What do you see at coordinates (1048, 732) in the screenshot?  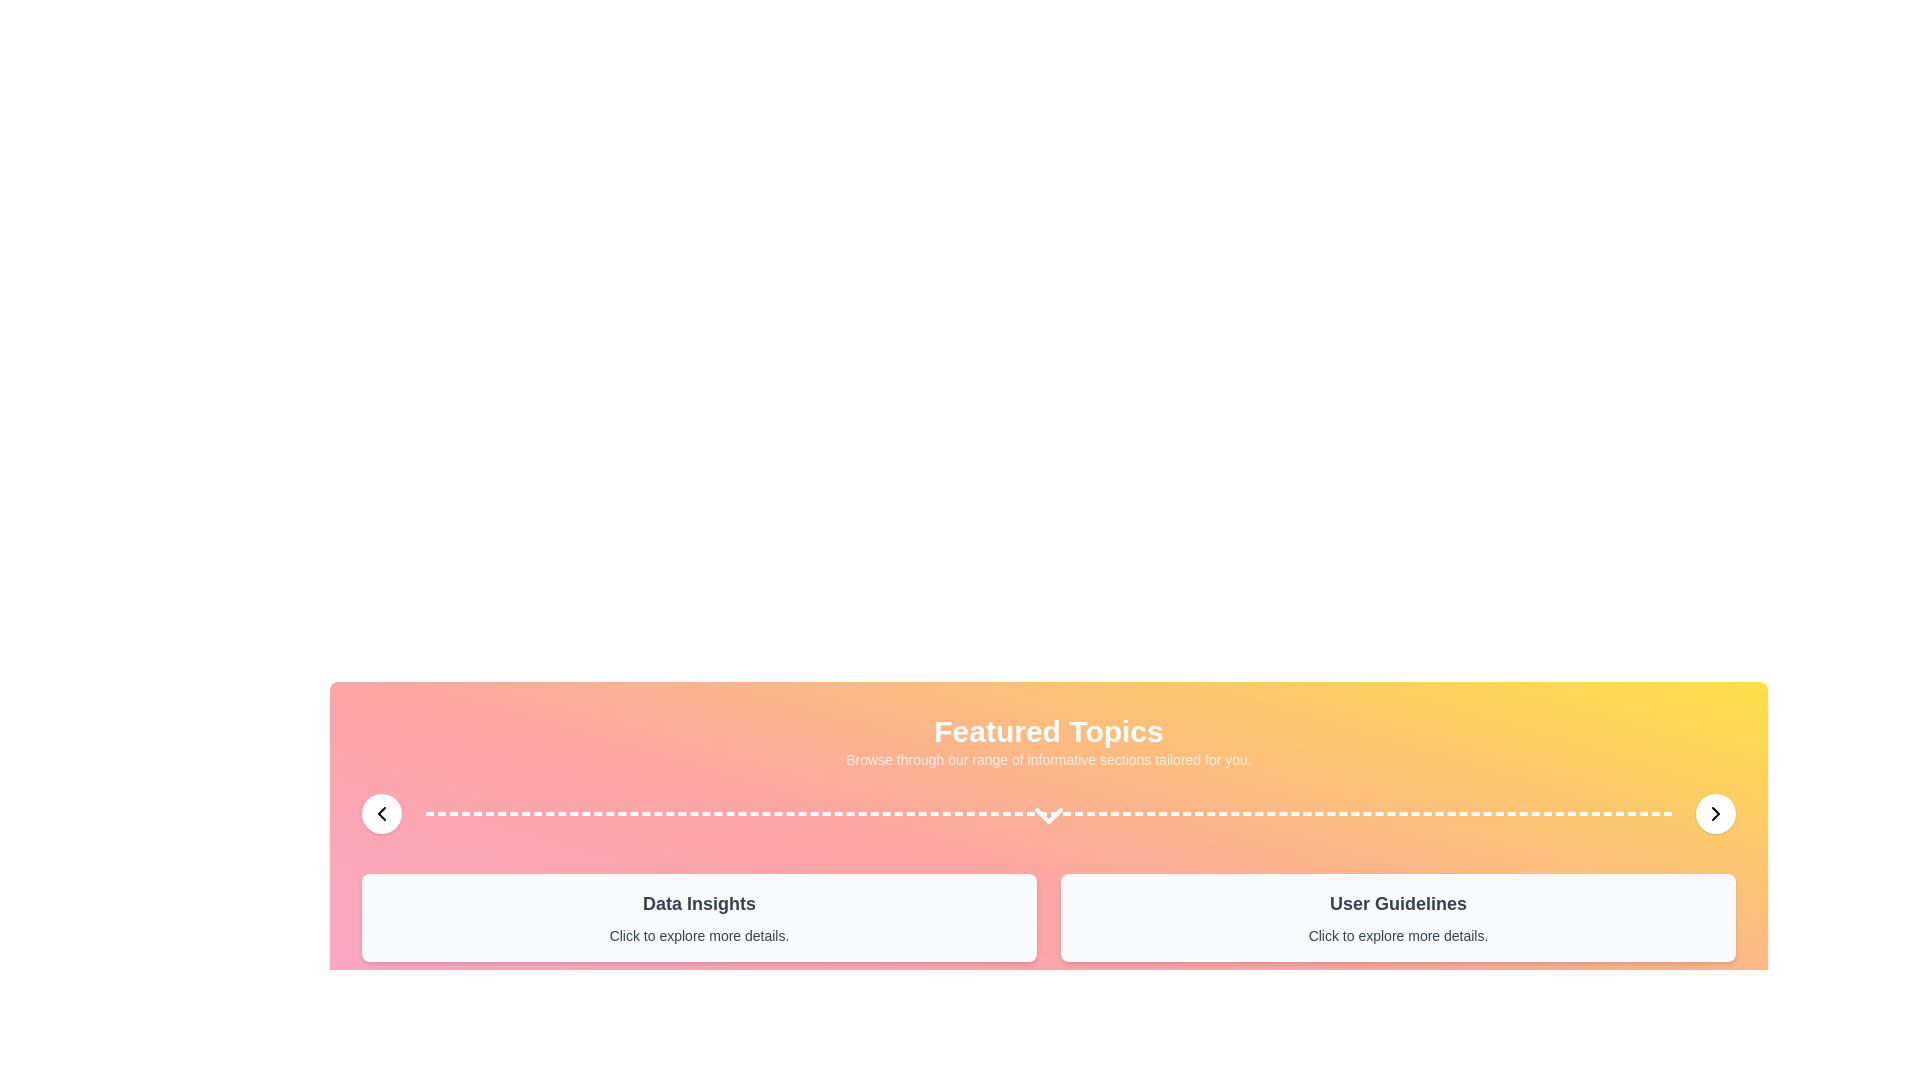 I see `the static text heading located at the top of the content module, which serves as the heading for the section` at bounding box center [1048, 732].